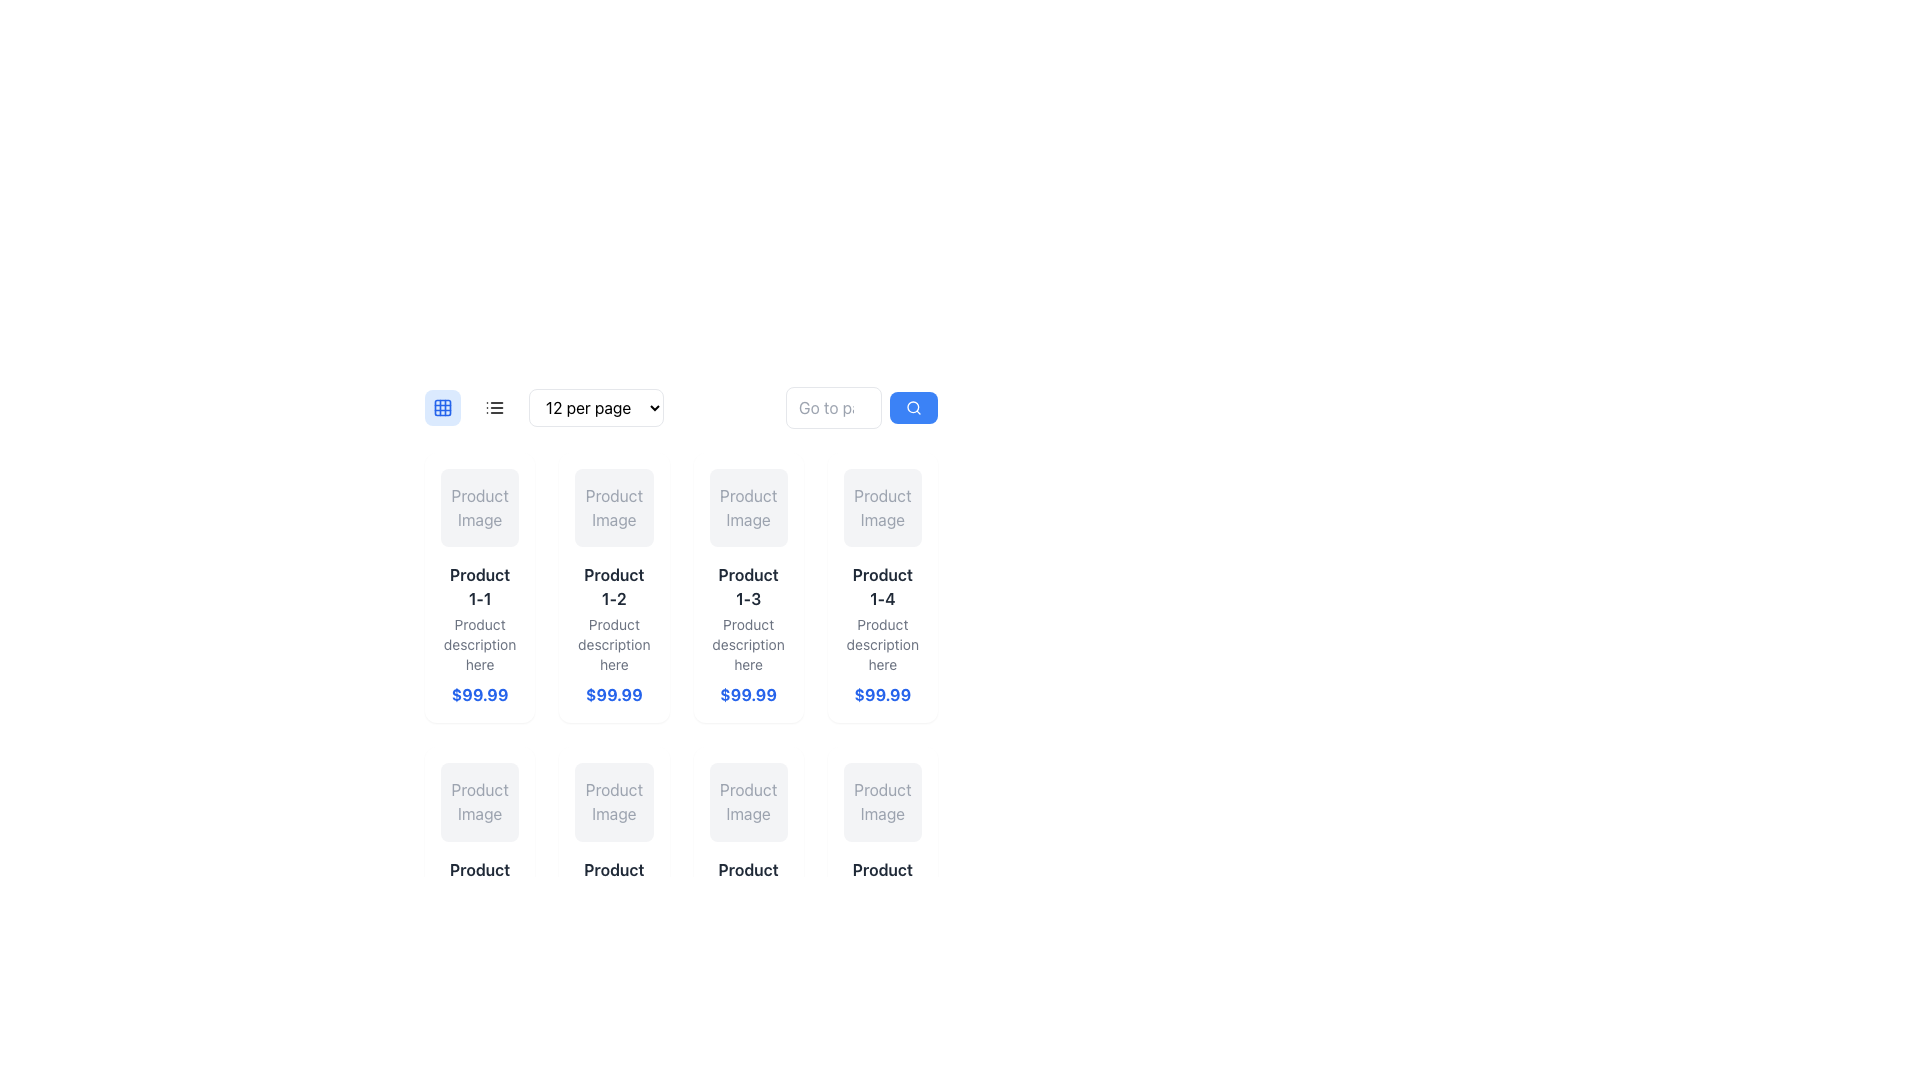 This screenshot has height=1080, width=1920. Describe the element at coordinates (480, 881) in the screenshot. I see `the Card component located in the second row, first column of the product grid` at that location.